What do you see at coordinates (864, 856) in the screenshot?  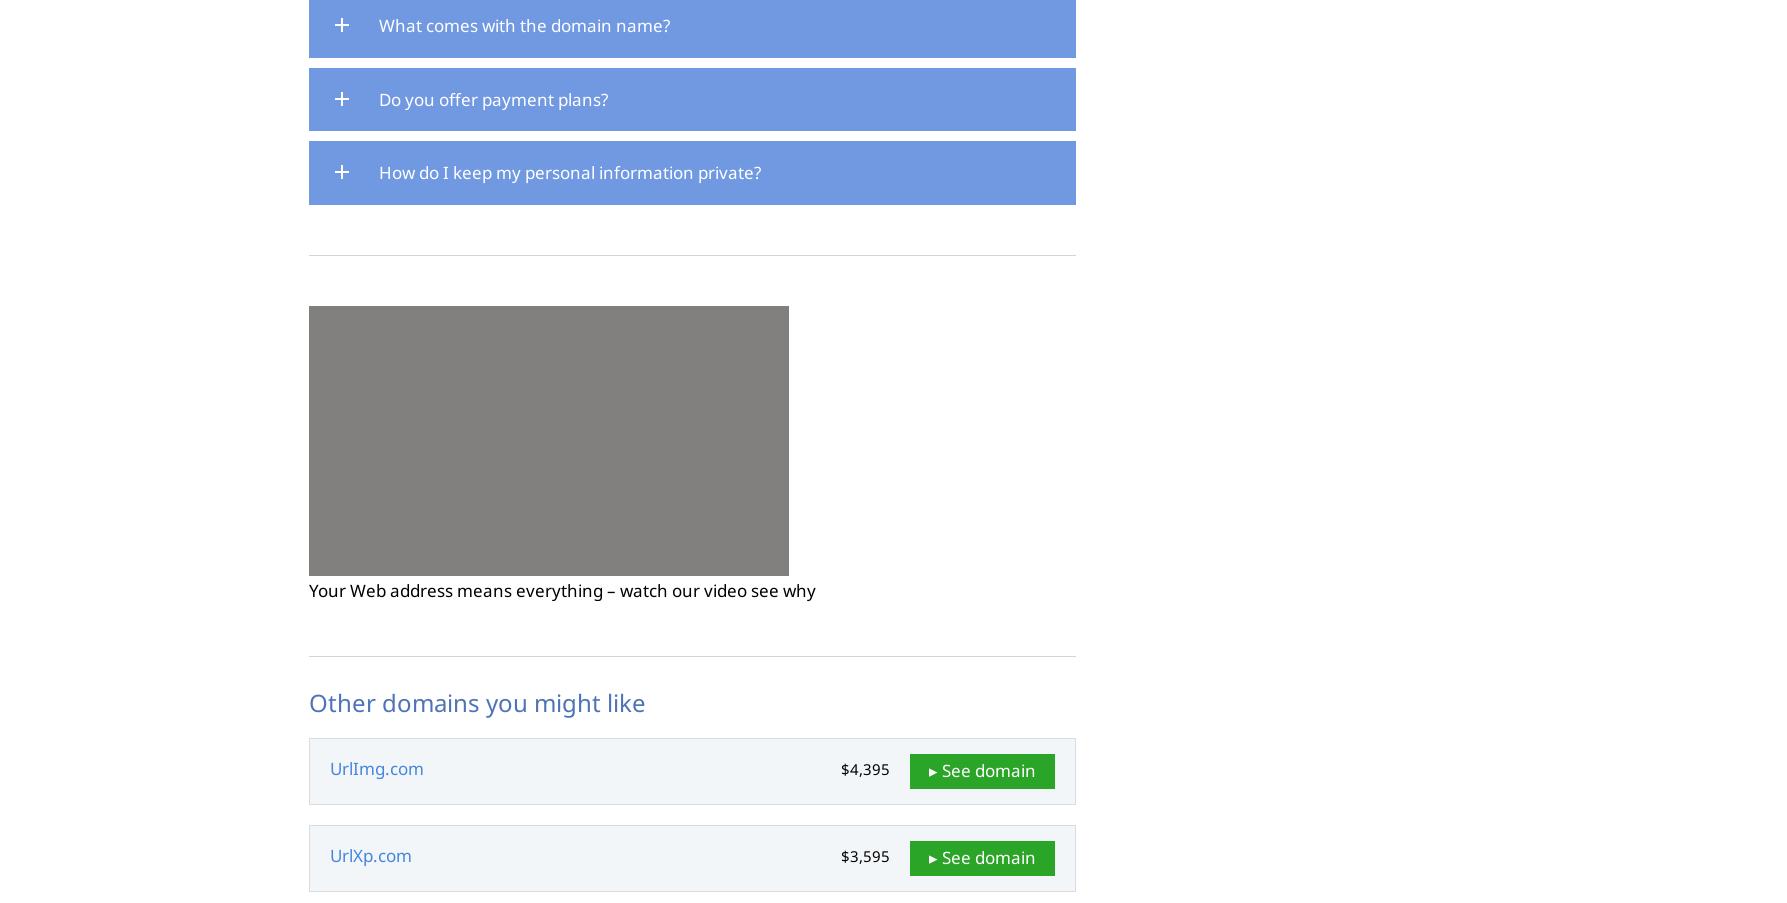 I see `'$3,595'` at bounding box center [864, 856].